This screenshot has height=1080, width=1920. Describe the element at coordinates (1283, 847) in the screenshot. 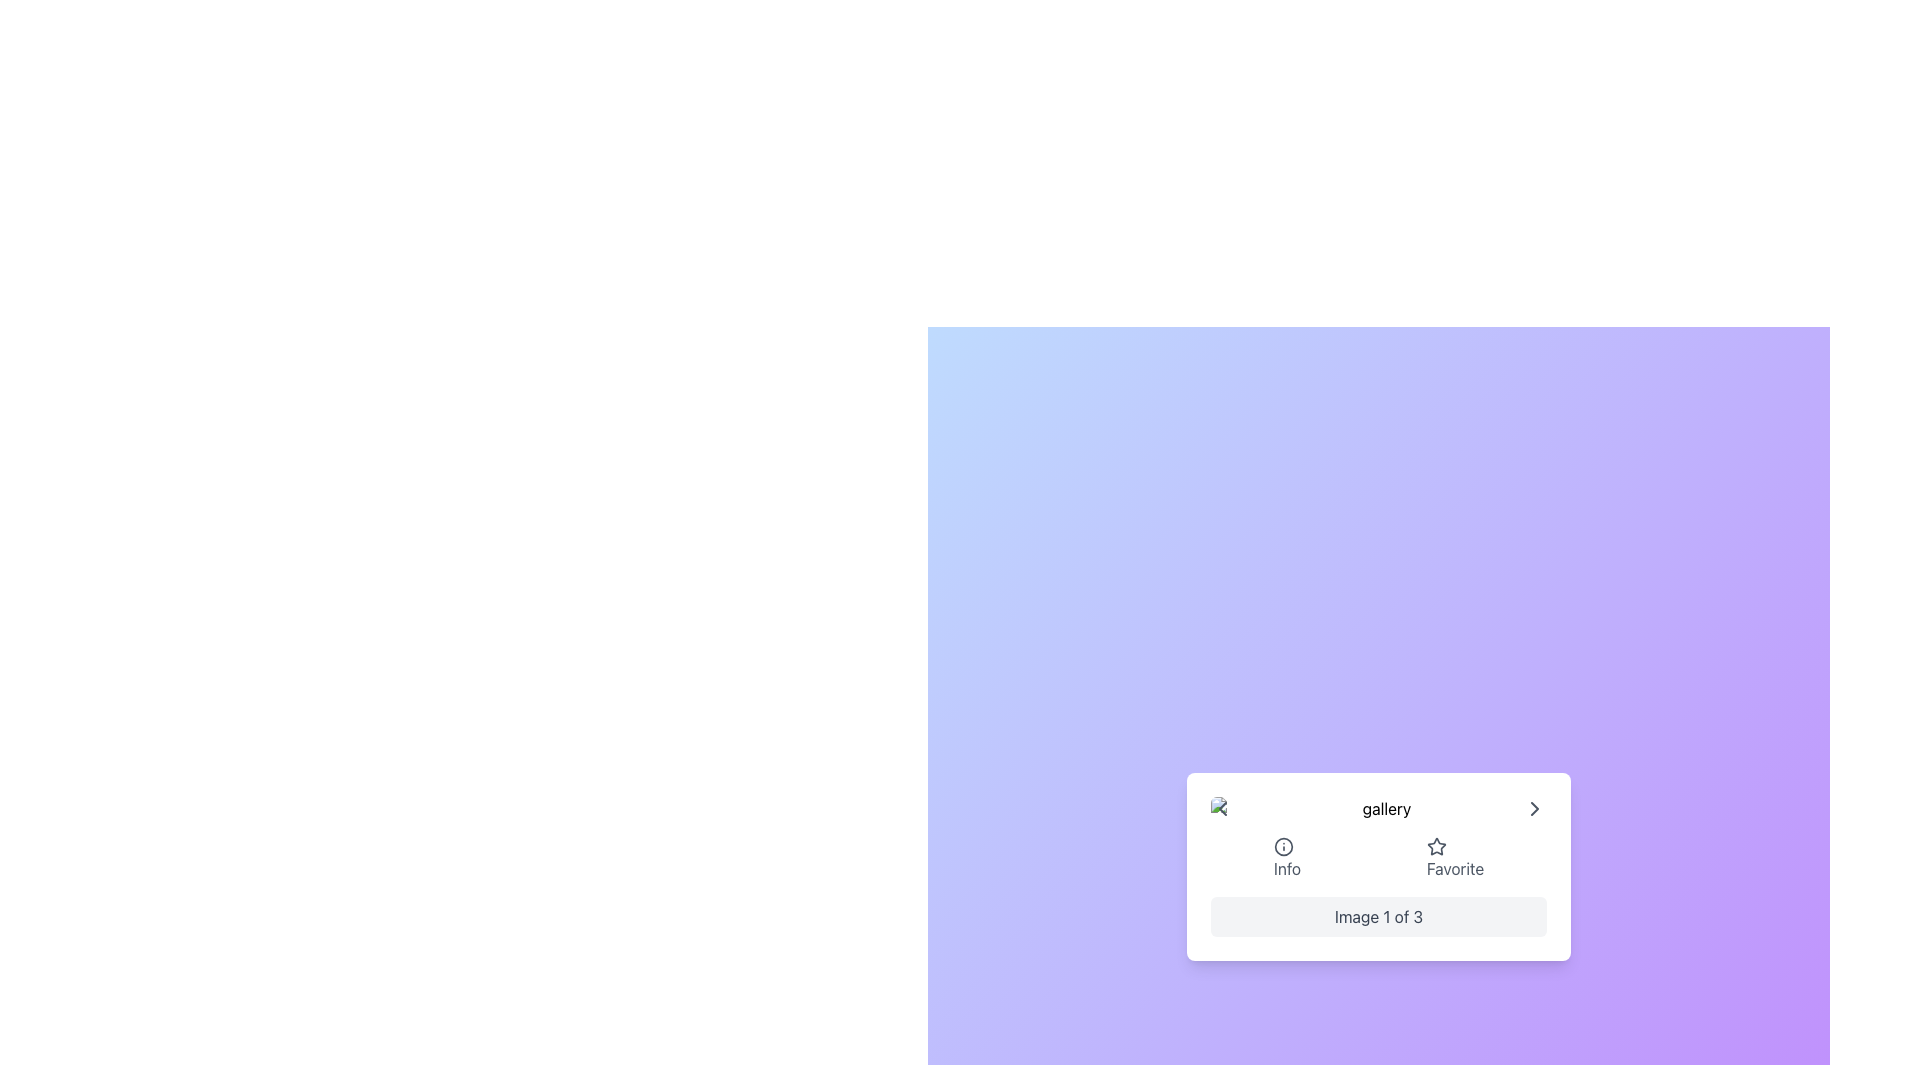

I see `the circular information icon with an 'i' symbol located in the lower-left of the modal box labeled 'Info'` at that location.